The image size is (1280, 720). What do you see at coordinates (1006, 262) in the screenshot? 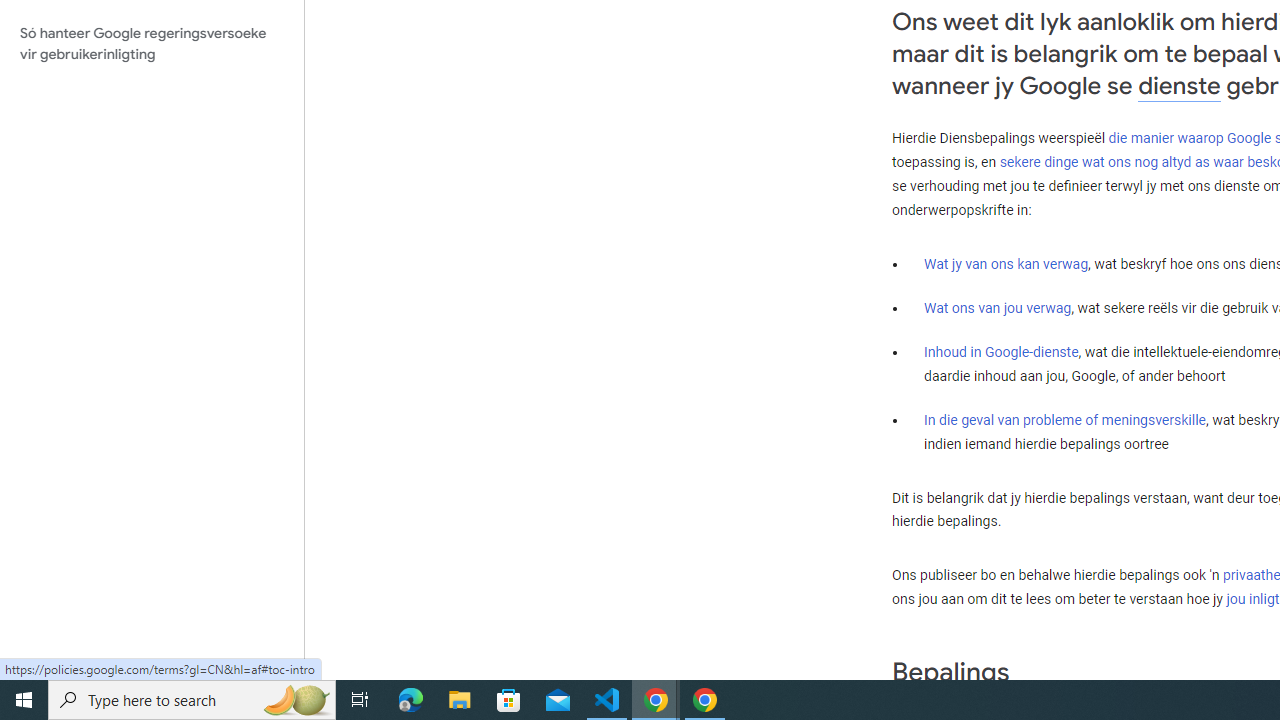
I see `'Wat jy van ons kan verwag'` at bounding box center [1006, 262].